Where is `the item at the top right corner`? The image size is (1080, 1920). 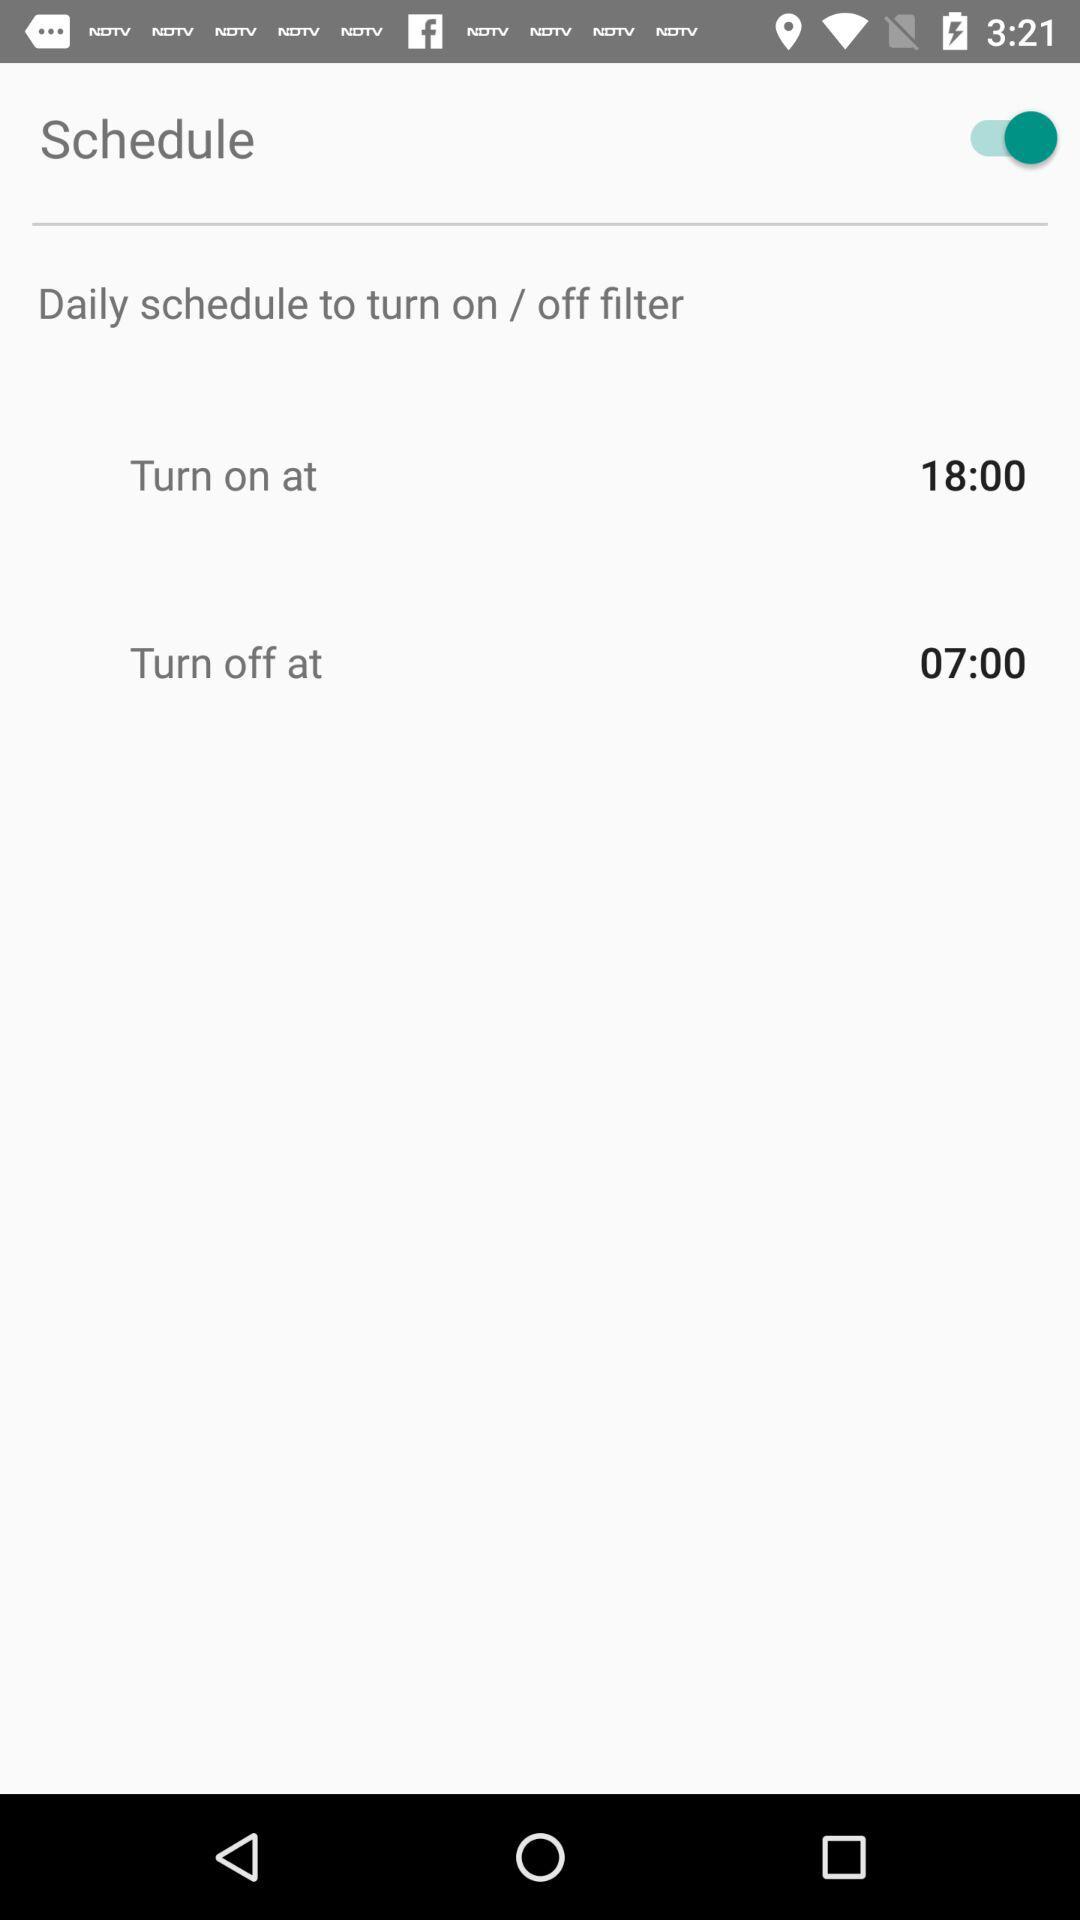
the item at the top right corner is located at coordinates (1004, 136).